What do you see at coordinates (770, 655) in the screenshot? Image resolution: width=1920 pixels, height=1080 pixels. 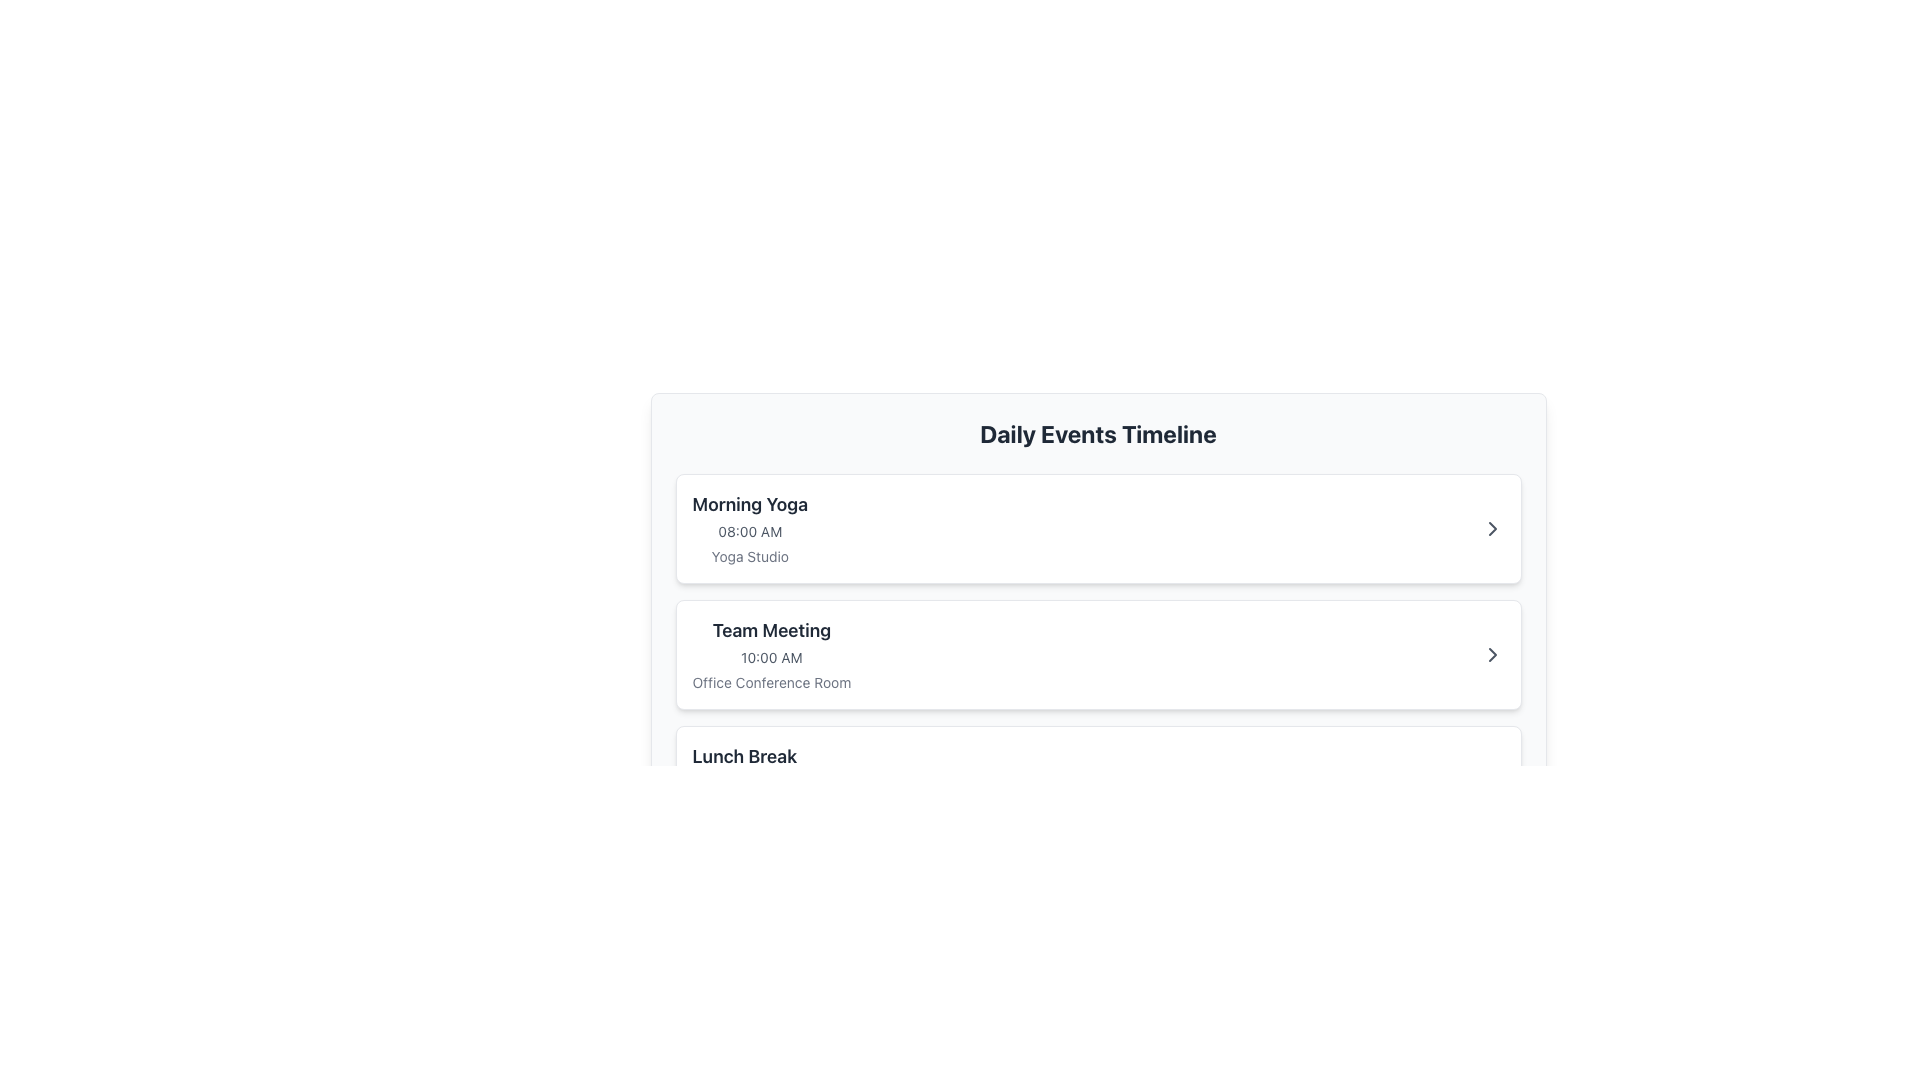 I see `details of the 'Team Meeting' event, which is the second item under the 'Daily Events Timeline', displaying the title, time, and location` at bounding box center [770, 655].